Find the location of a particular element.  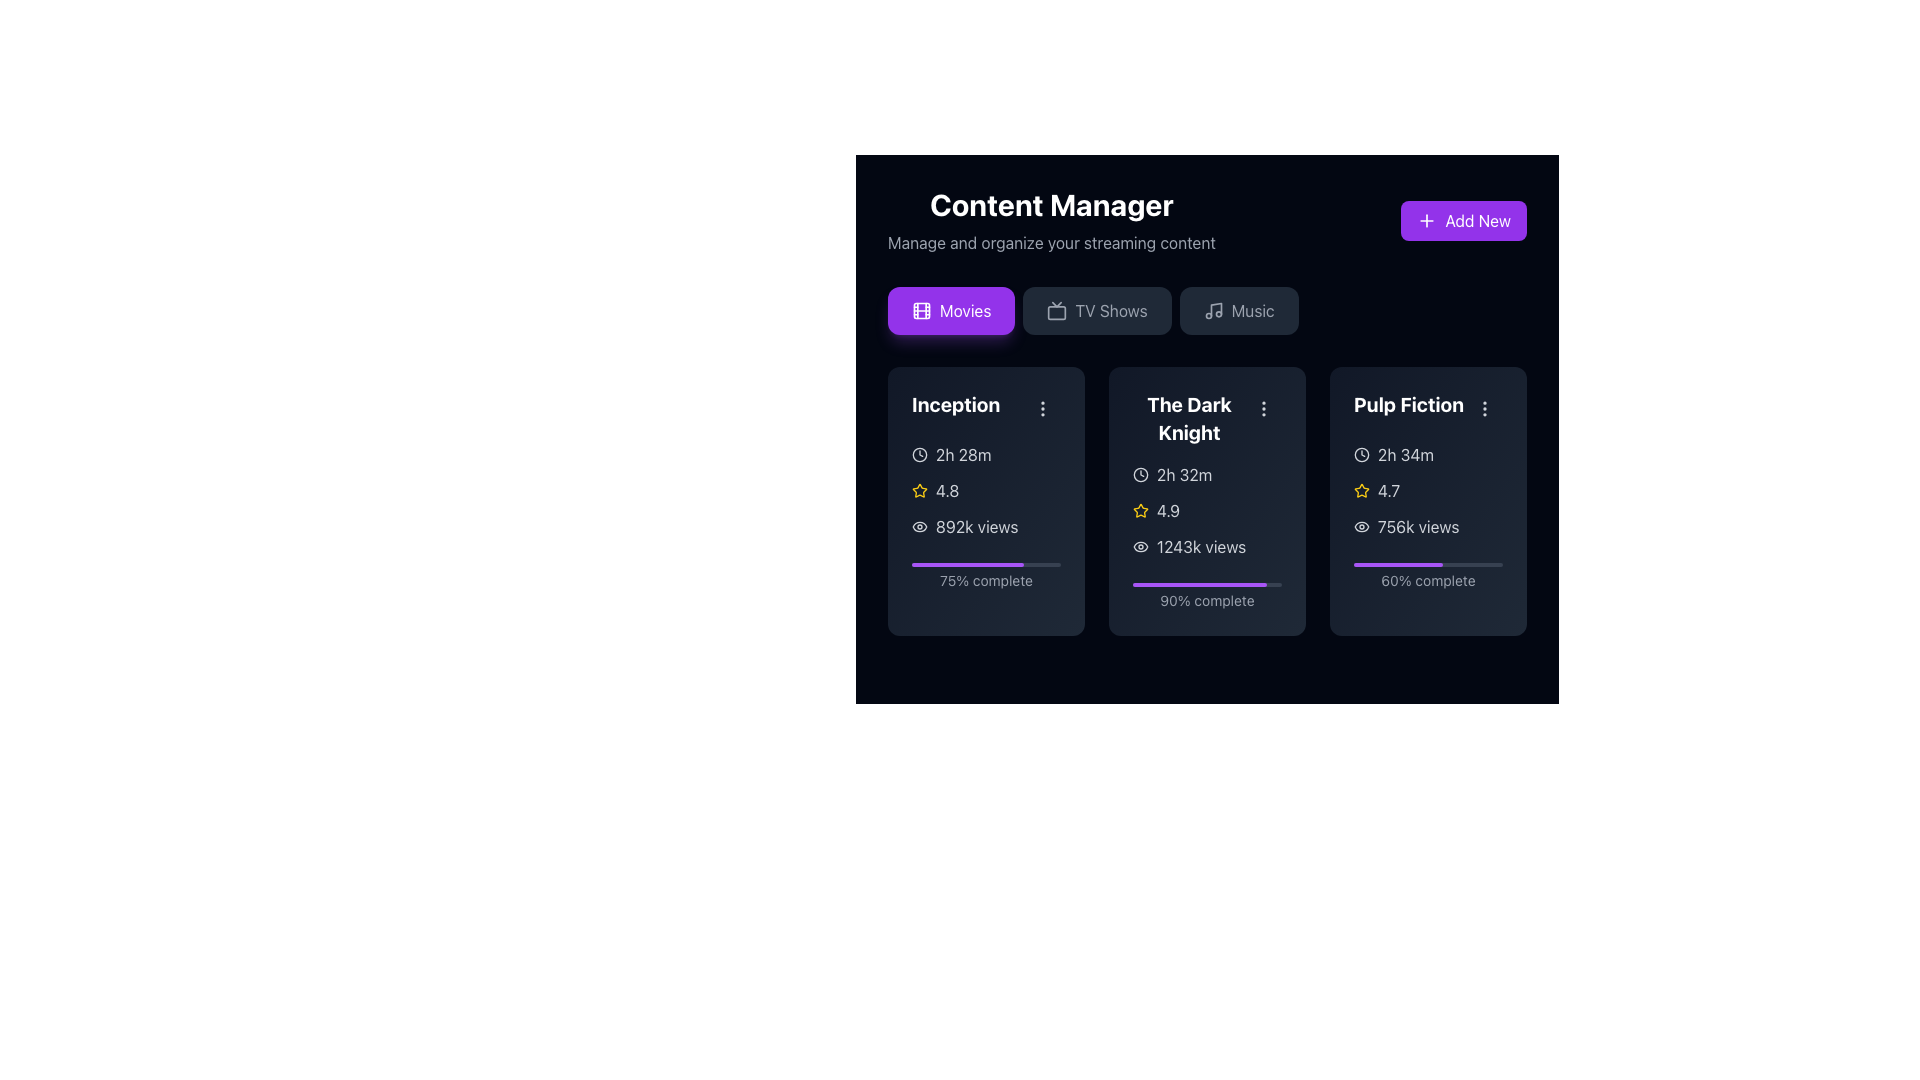

the rating value associated with the star icon located in the center of the card labeled 'The Dark Knight', under the 'Movies' tab, positioned below the time duration and above the text '4.9' is located at coordinates (1141, 509).